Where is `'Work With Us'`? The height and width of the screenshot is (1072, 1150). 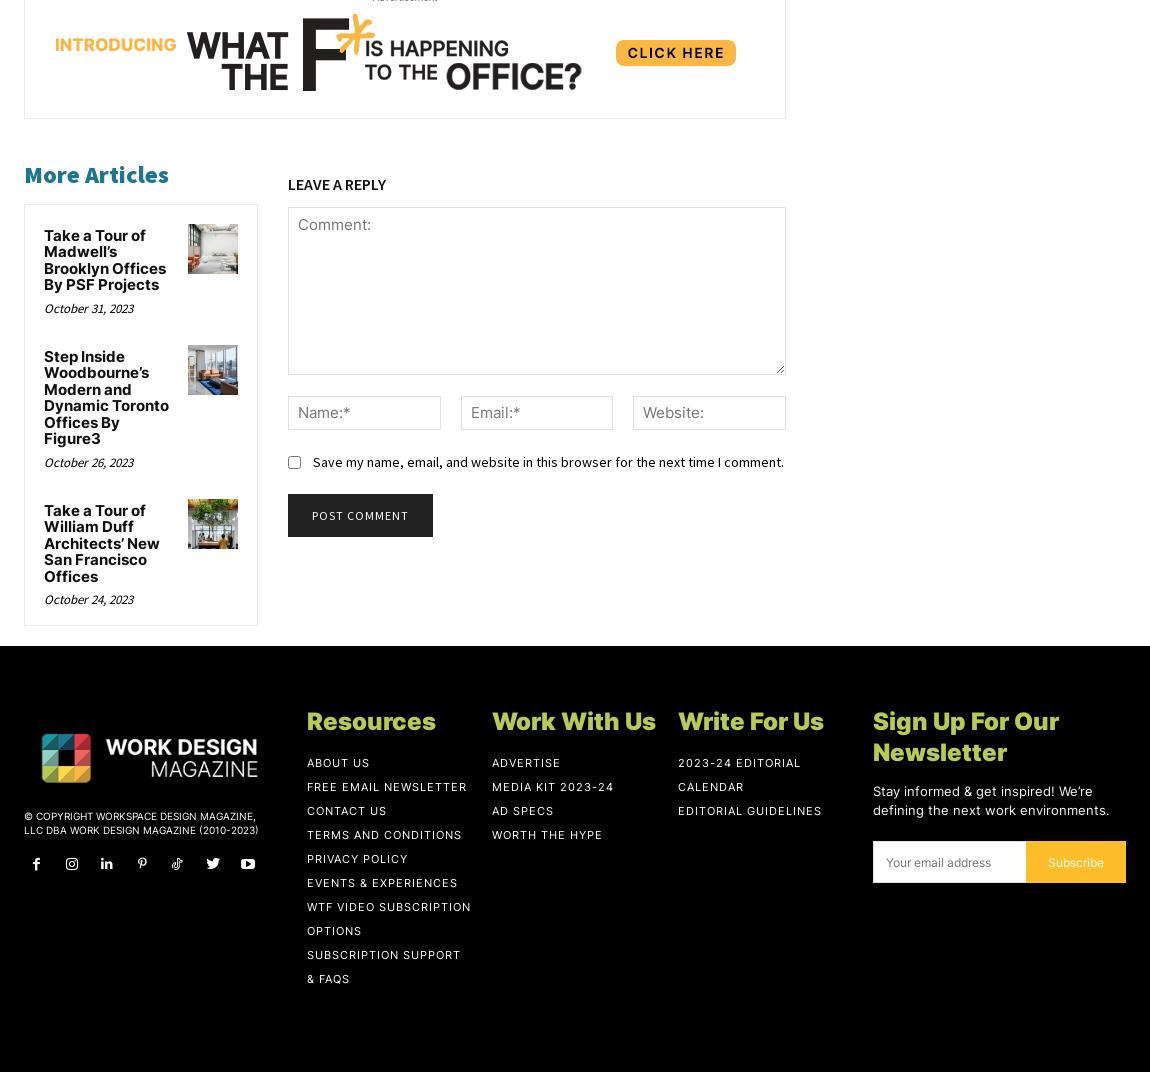 'Work With Us' is located at coordinates (573, 720).